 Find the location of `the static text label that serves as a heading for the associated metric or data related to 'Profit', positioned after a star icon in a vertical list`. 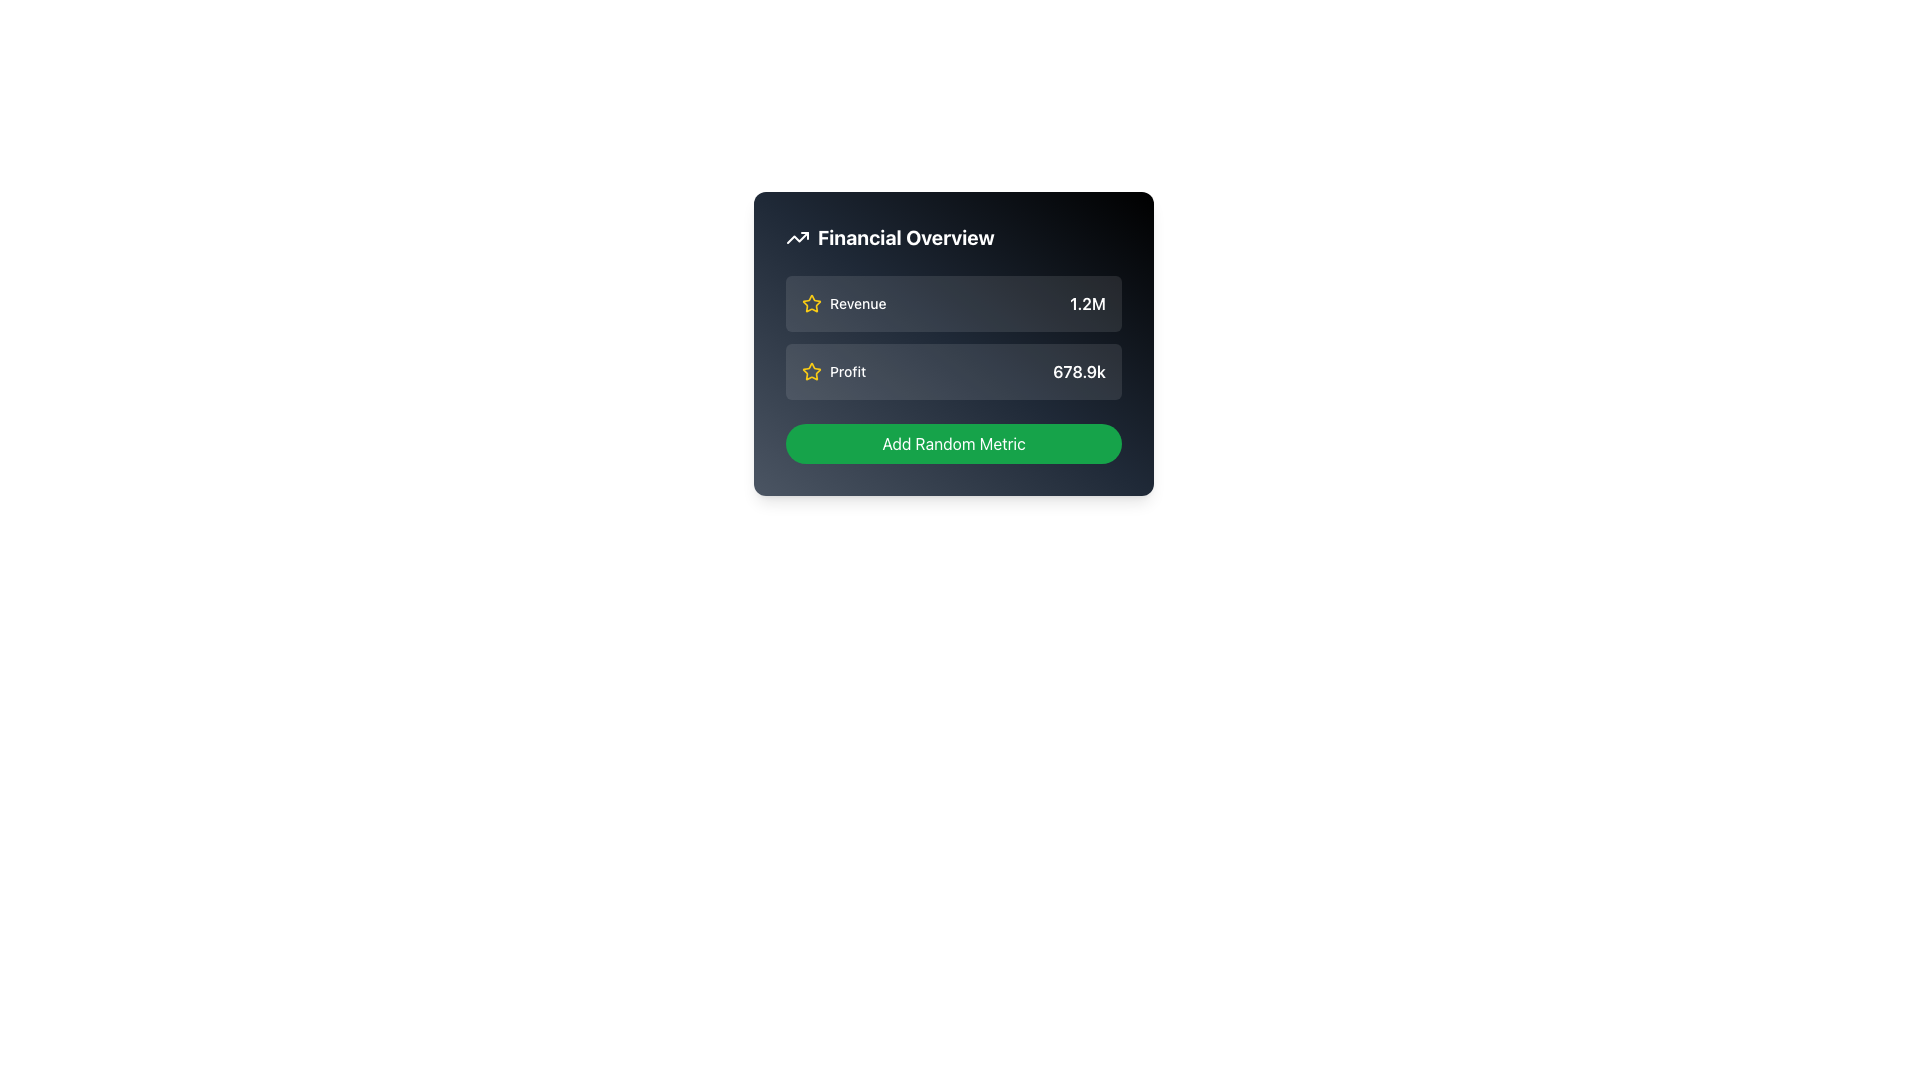

the static text label that serves as a heading for the associated metric or data related to 'Profit', positioned after a star icon in a vertical list is located at coordinates (848, 371).